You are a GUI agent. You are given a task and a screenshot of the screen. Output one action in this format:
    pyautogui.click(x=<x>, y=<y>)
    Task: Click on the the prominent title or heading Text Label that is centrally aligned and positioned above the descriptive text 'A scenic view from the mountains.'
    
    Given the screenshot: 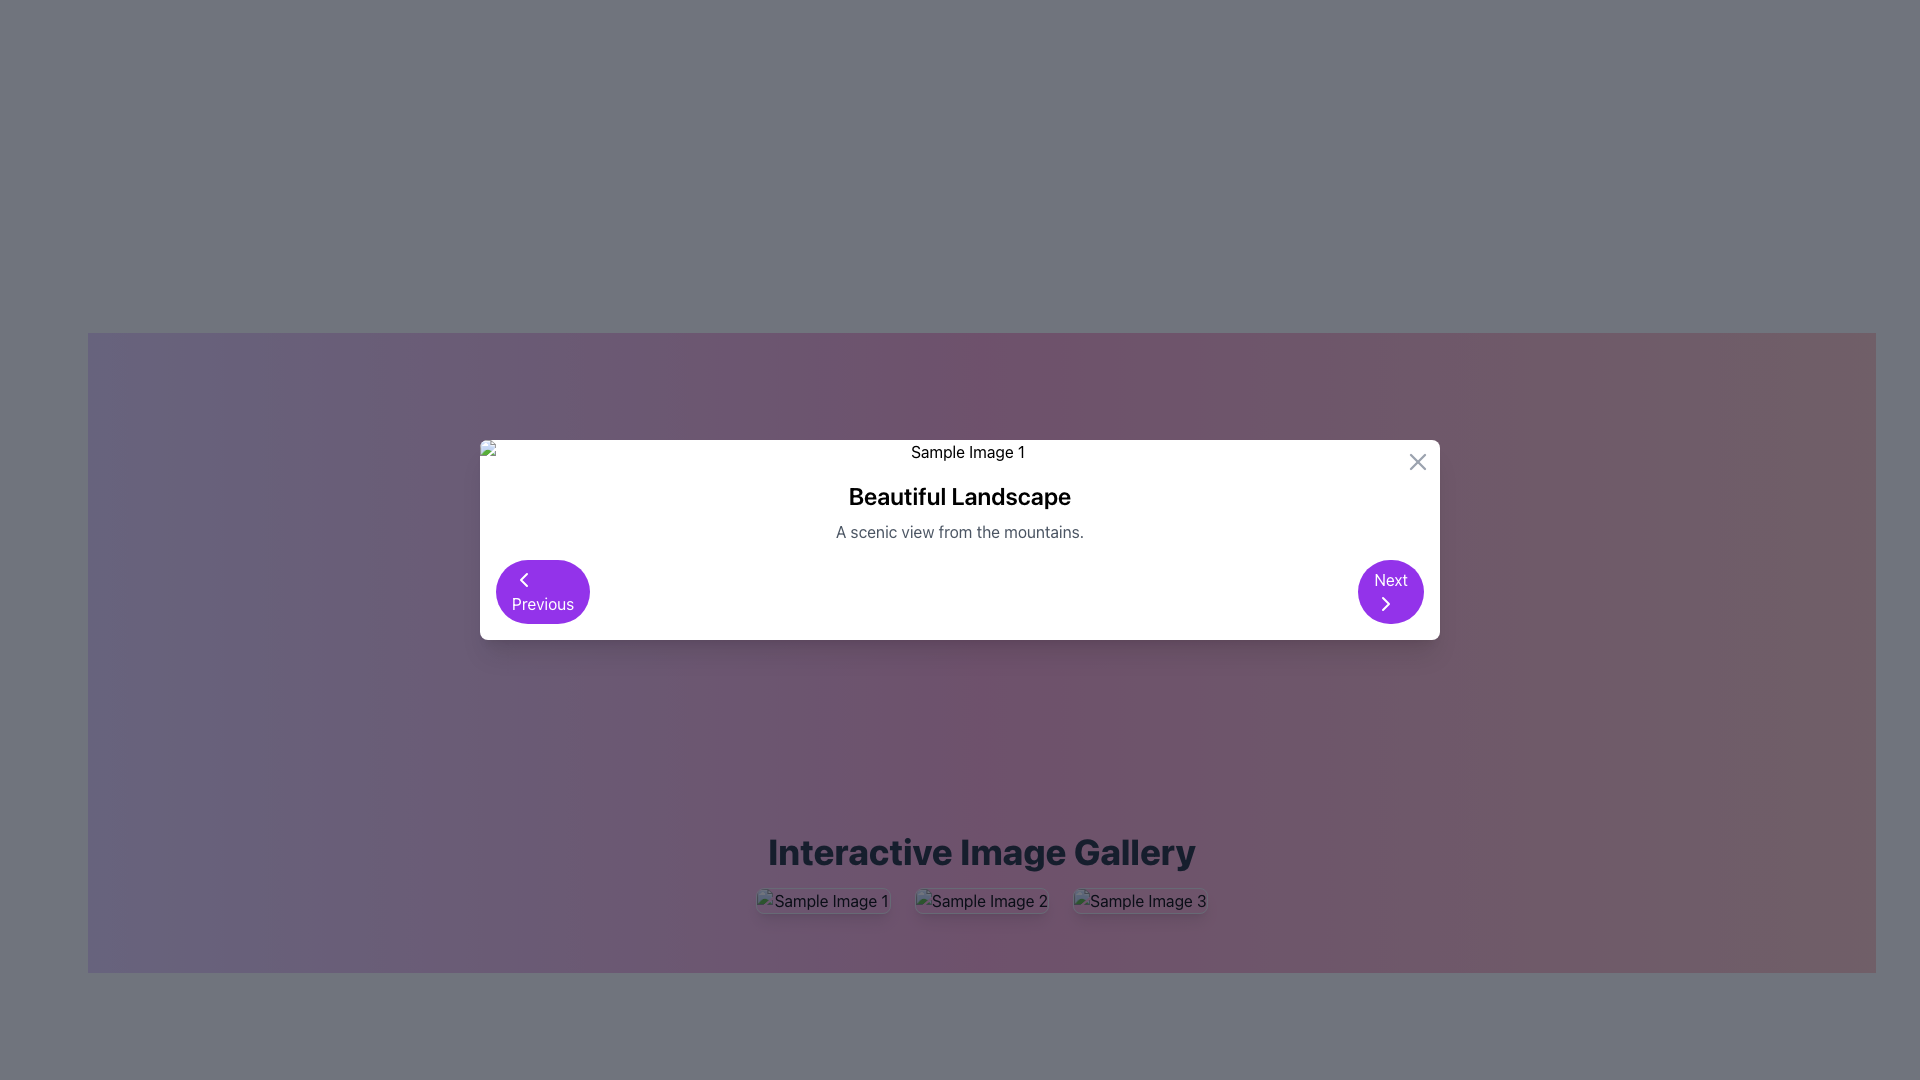 What is the action you would take?
    pyautogui.click(x=960, y=495)
    